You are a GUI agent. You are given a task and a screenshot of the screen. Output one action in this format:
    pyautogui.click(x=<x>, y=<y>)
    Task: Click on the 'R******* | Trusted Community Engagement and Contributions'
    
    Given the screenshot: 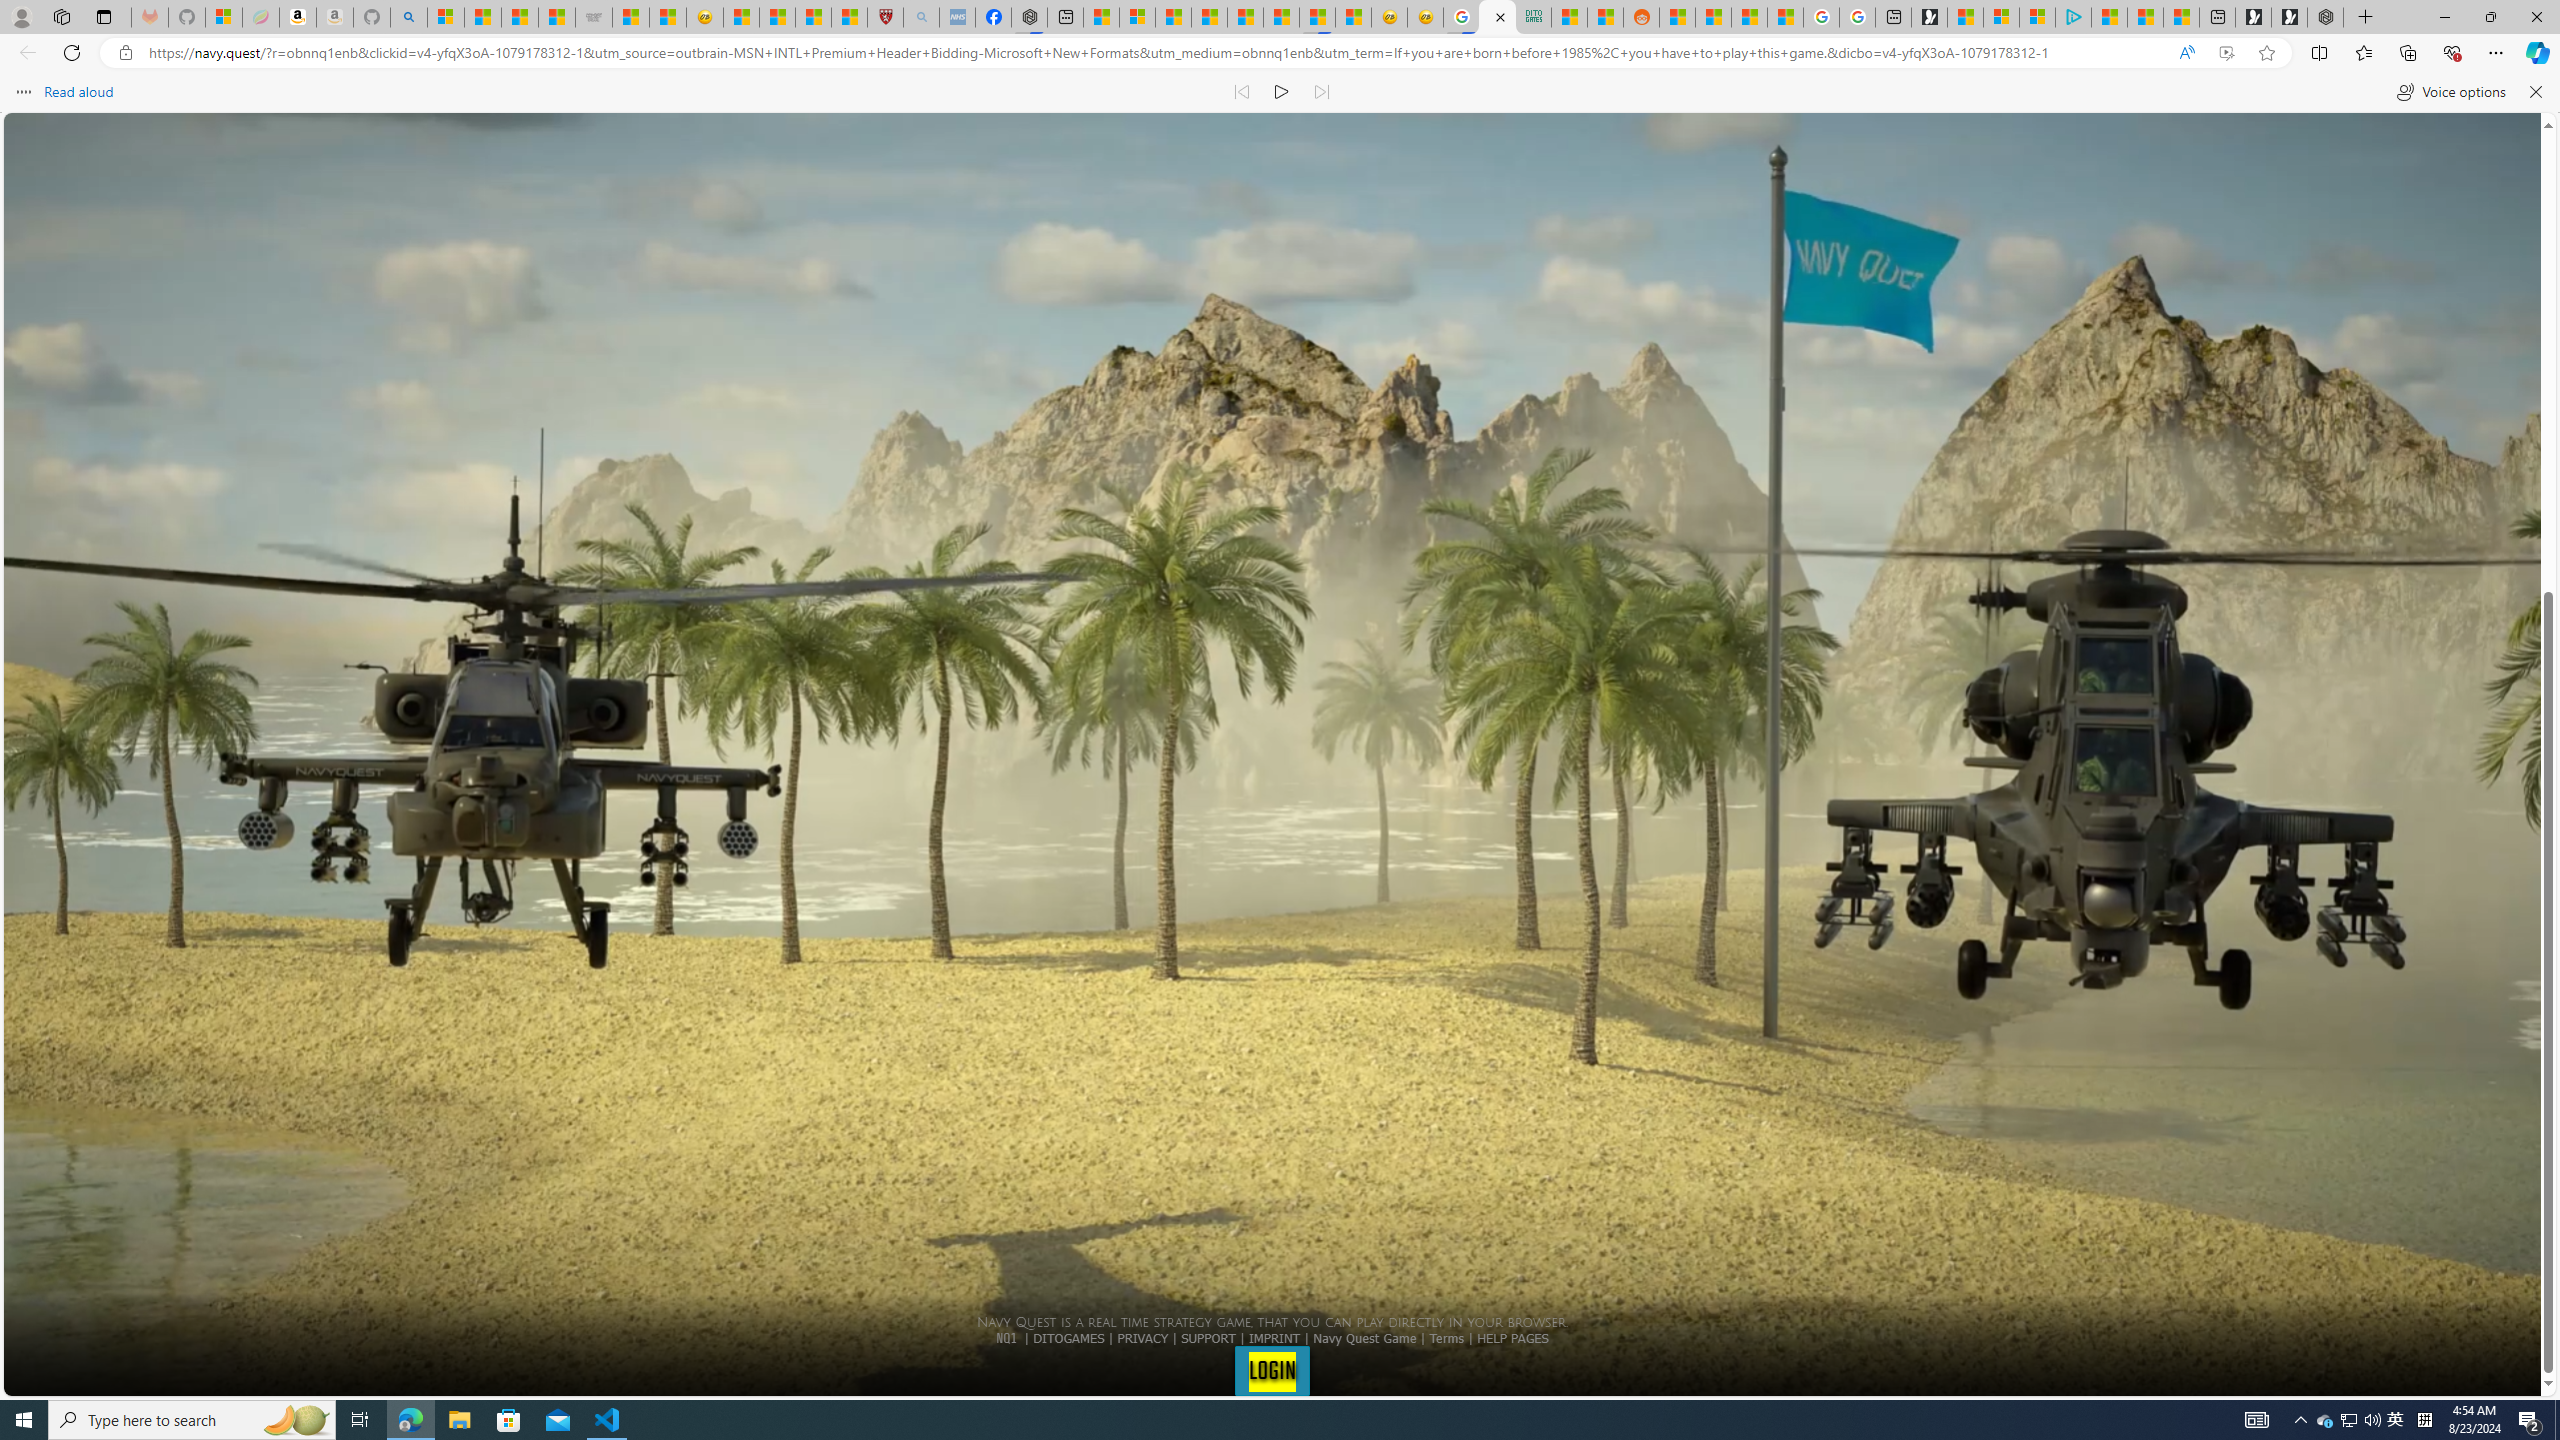 What is the action you would take?
    pyautogui.click(x=1678, y=16)
    